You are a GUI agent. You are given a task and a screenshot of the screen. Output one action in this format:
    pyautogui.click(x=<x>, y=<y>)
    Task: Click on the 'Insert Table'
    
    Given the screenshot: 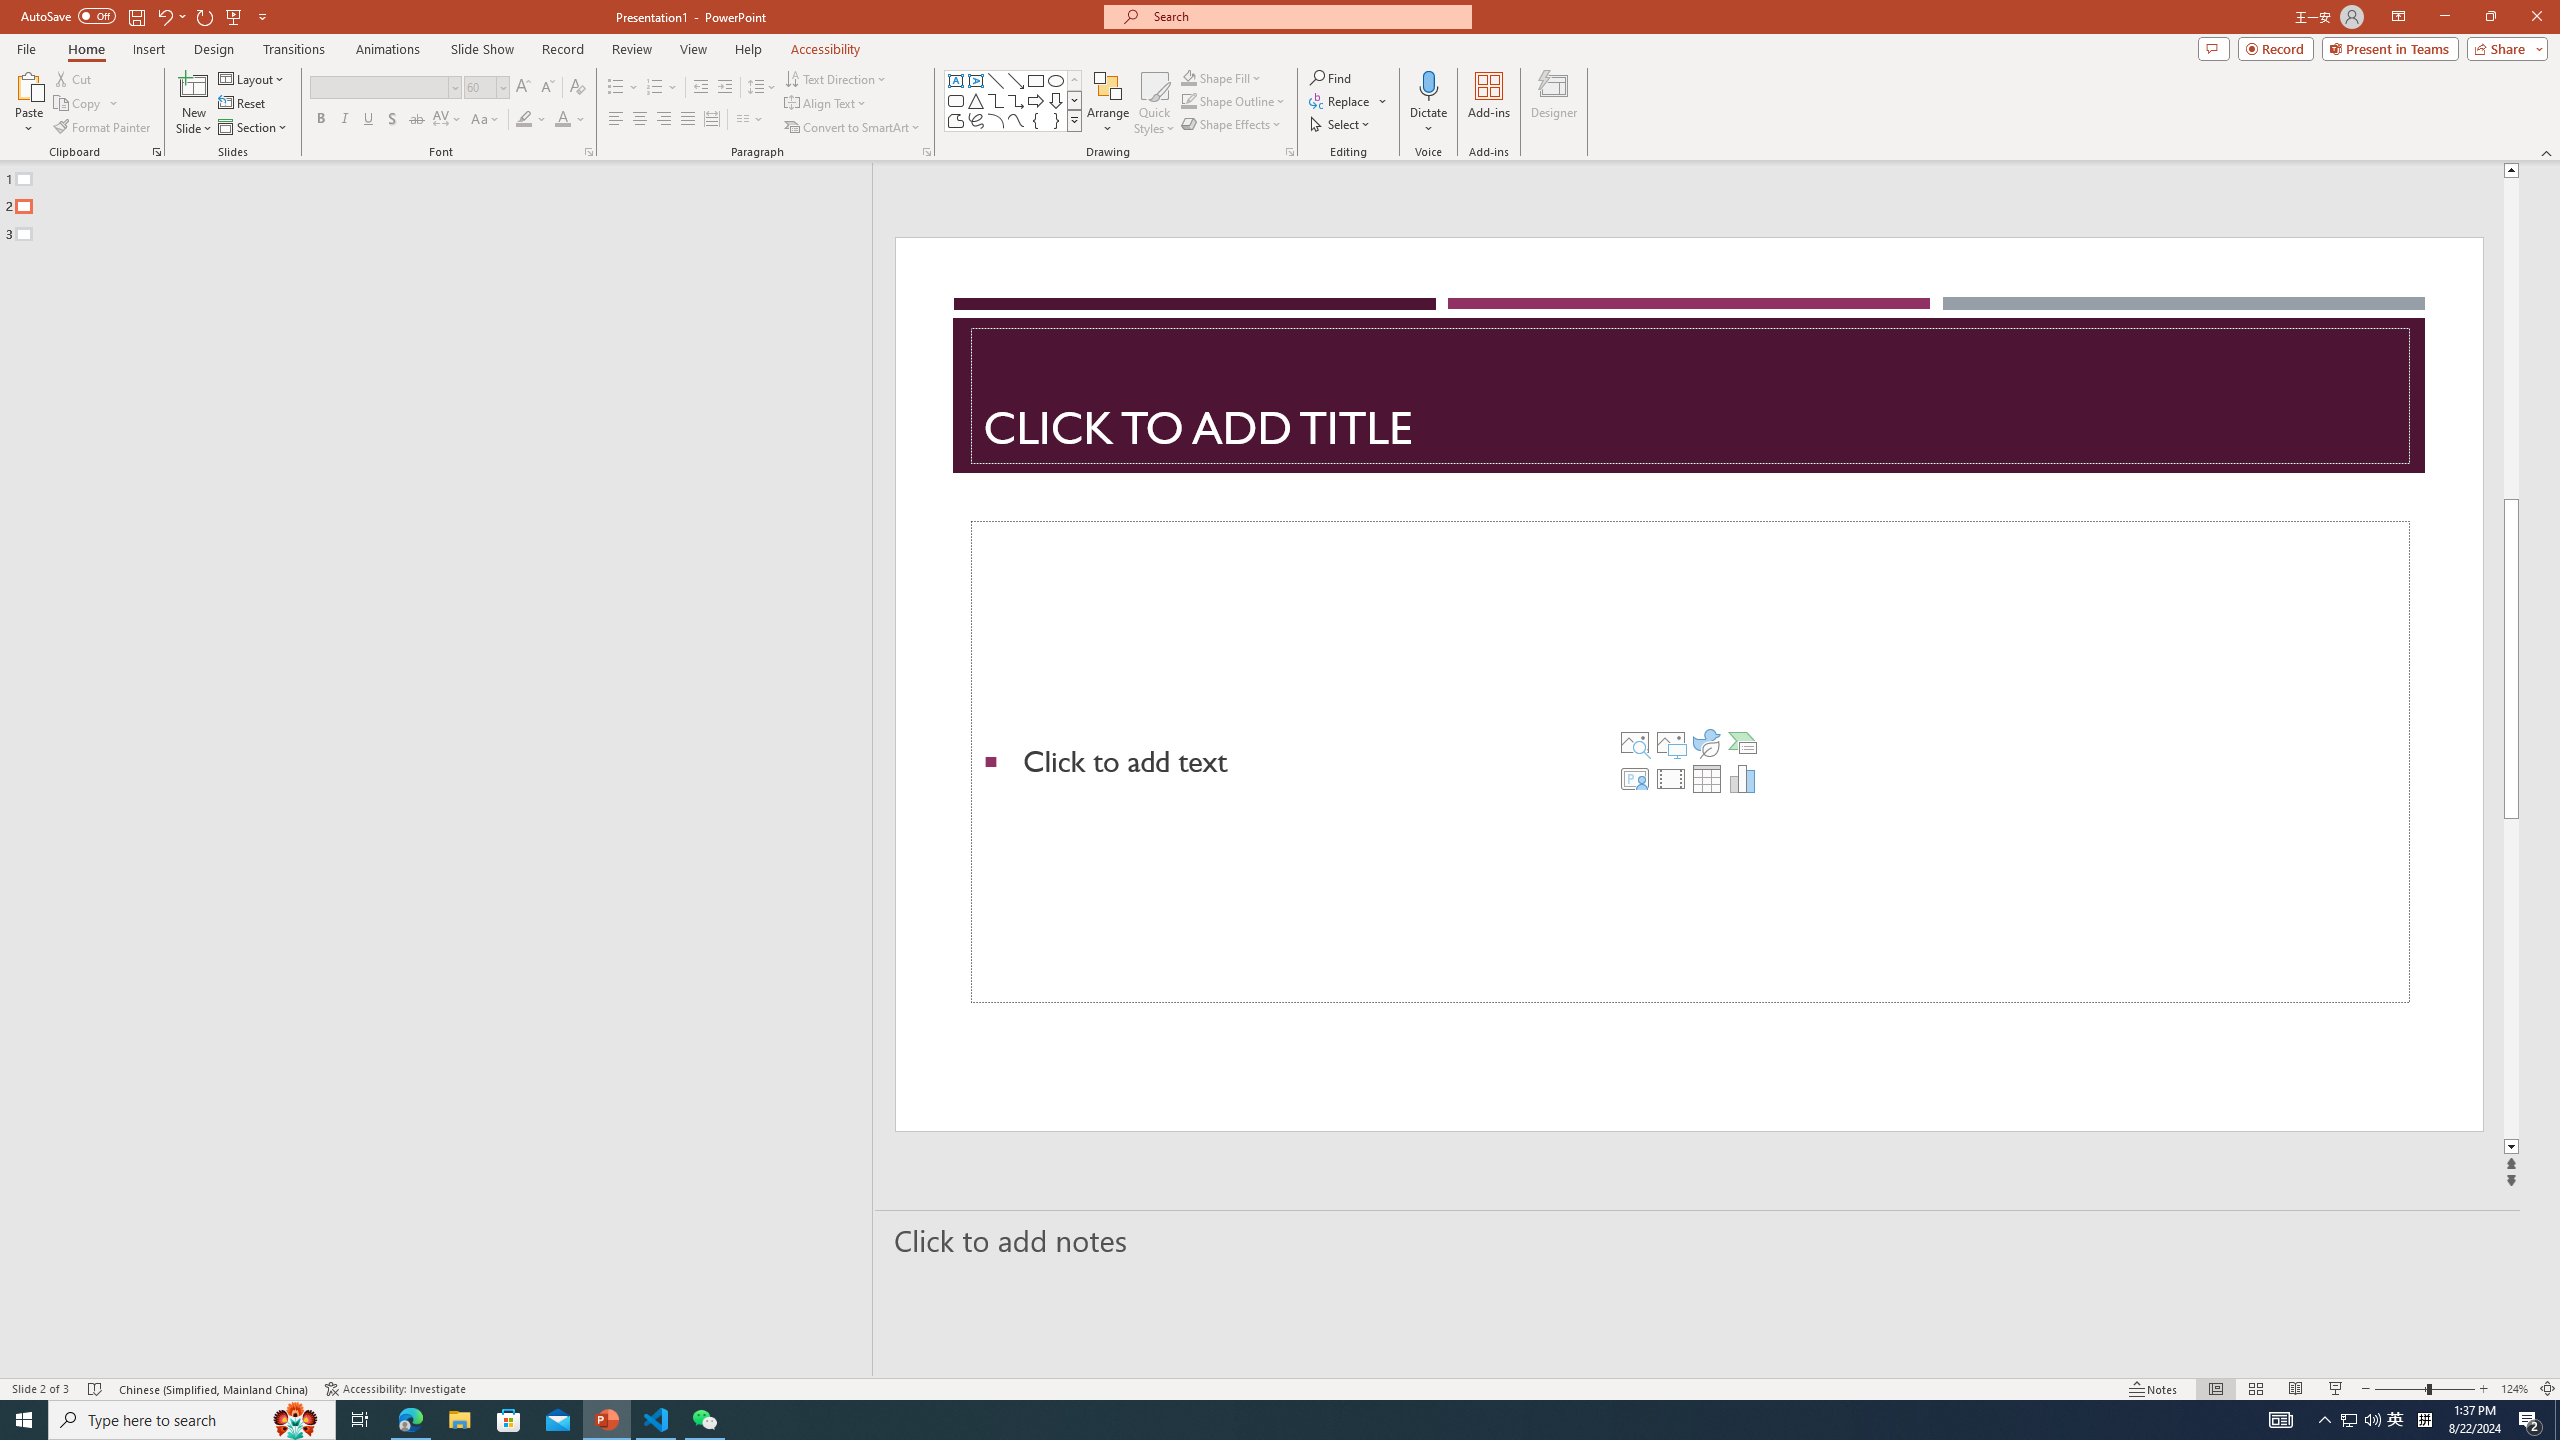 What is the action you would take?
    pyautogui.click(x=1707, y=778)
    